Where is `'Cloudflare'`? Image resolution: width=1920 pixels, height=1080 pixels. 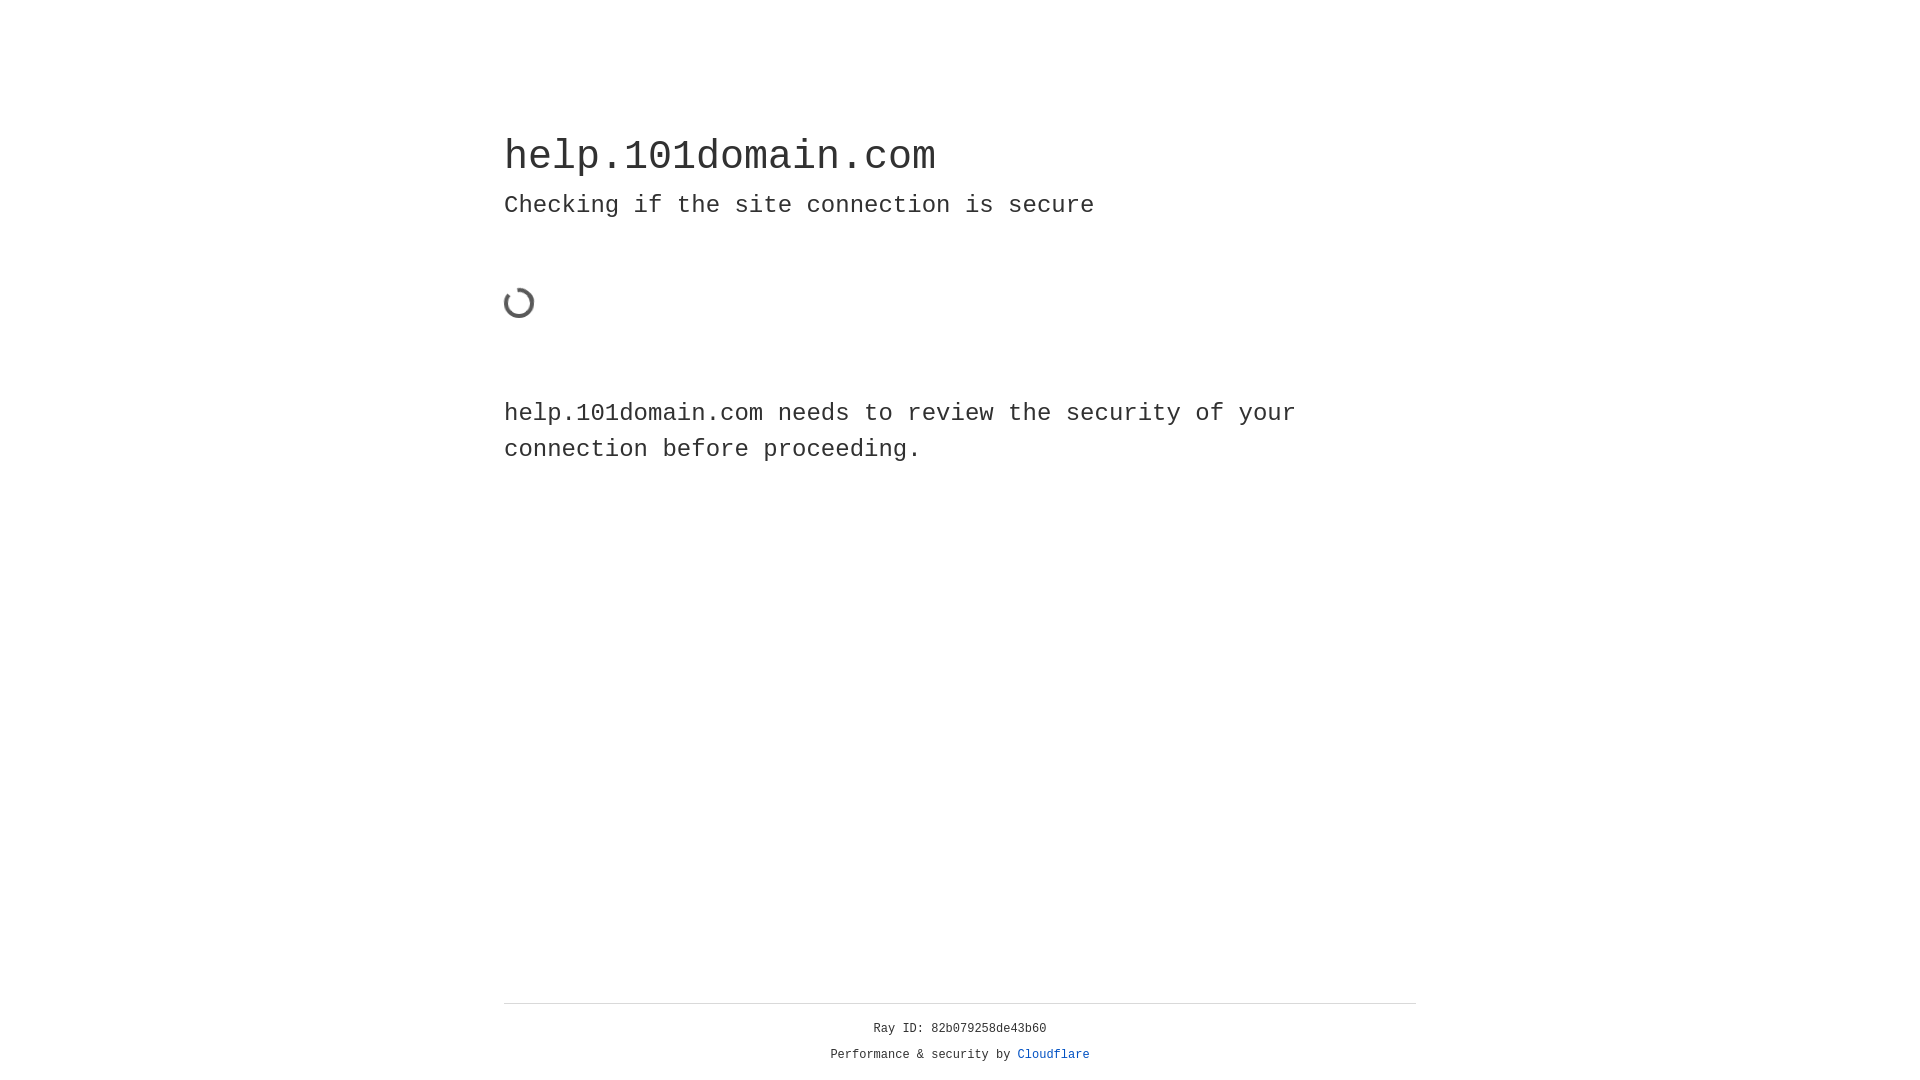 'Cloudflare' is located at coordinates (1017, 1054).